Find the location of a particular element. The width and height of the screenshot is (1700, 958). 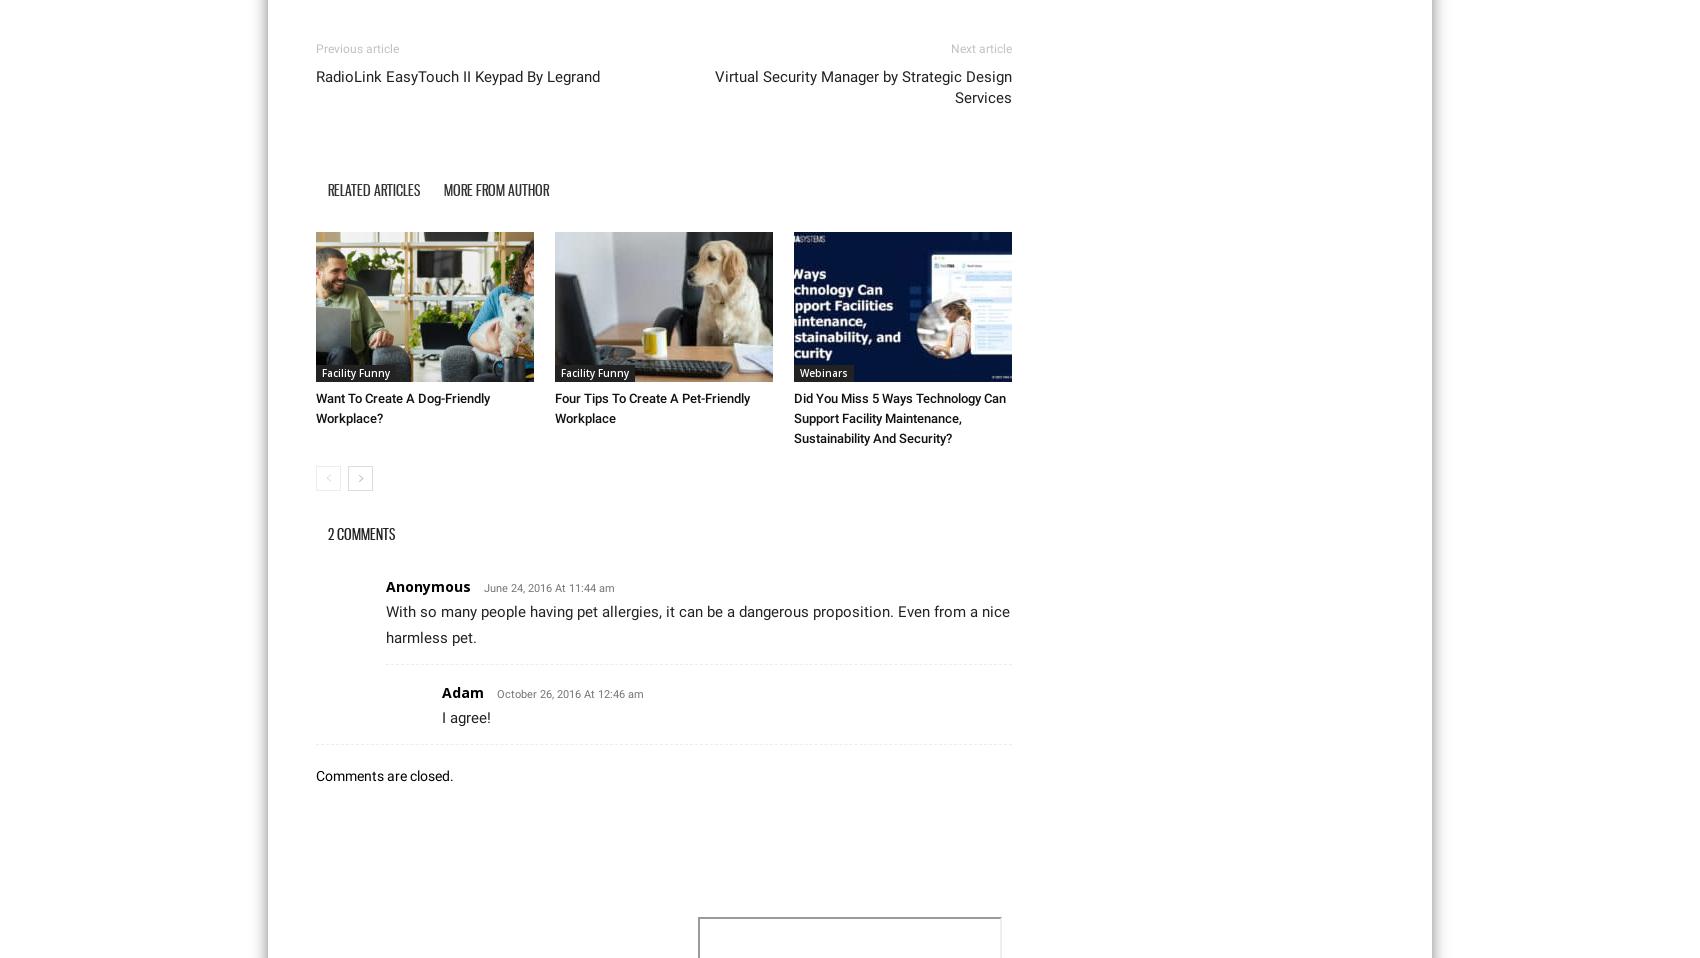

'2 COMMENTS' is located at coordinates (360, 532).